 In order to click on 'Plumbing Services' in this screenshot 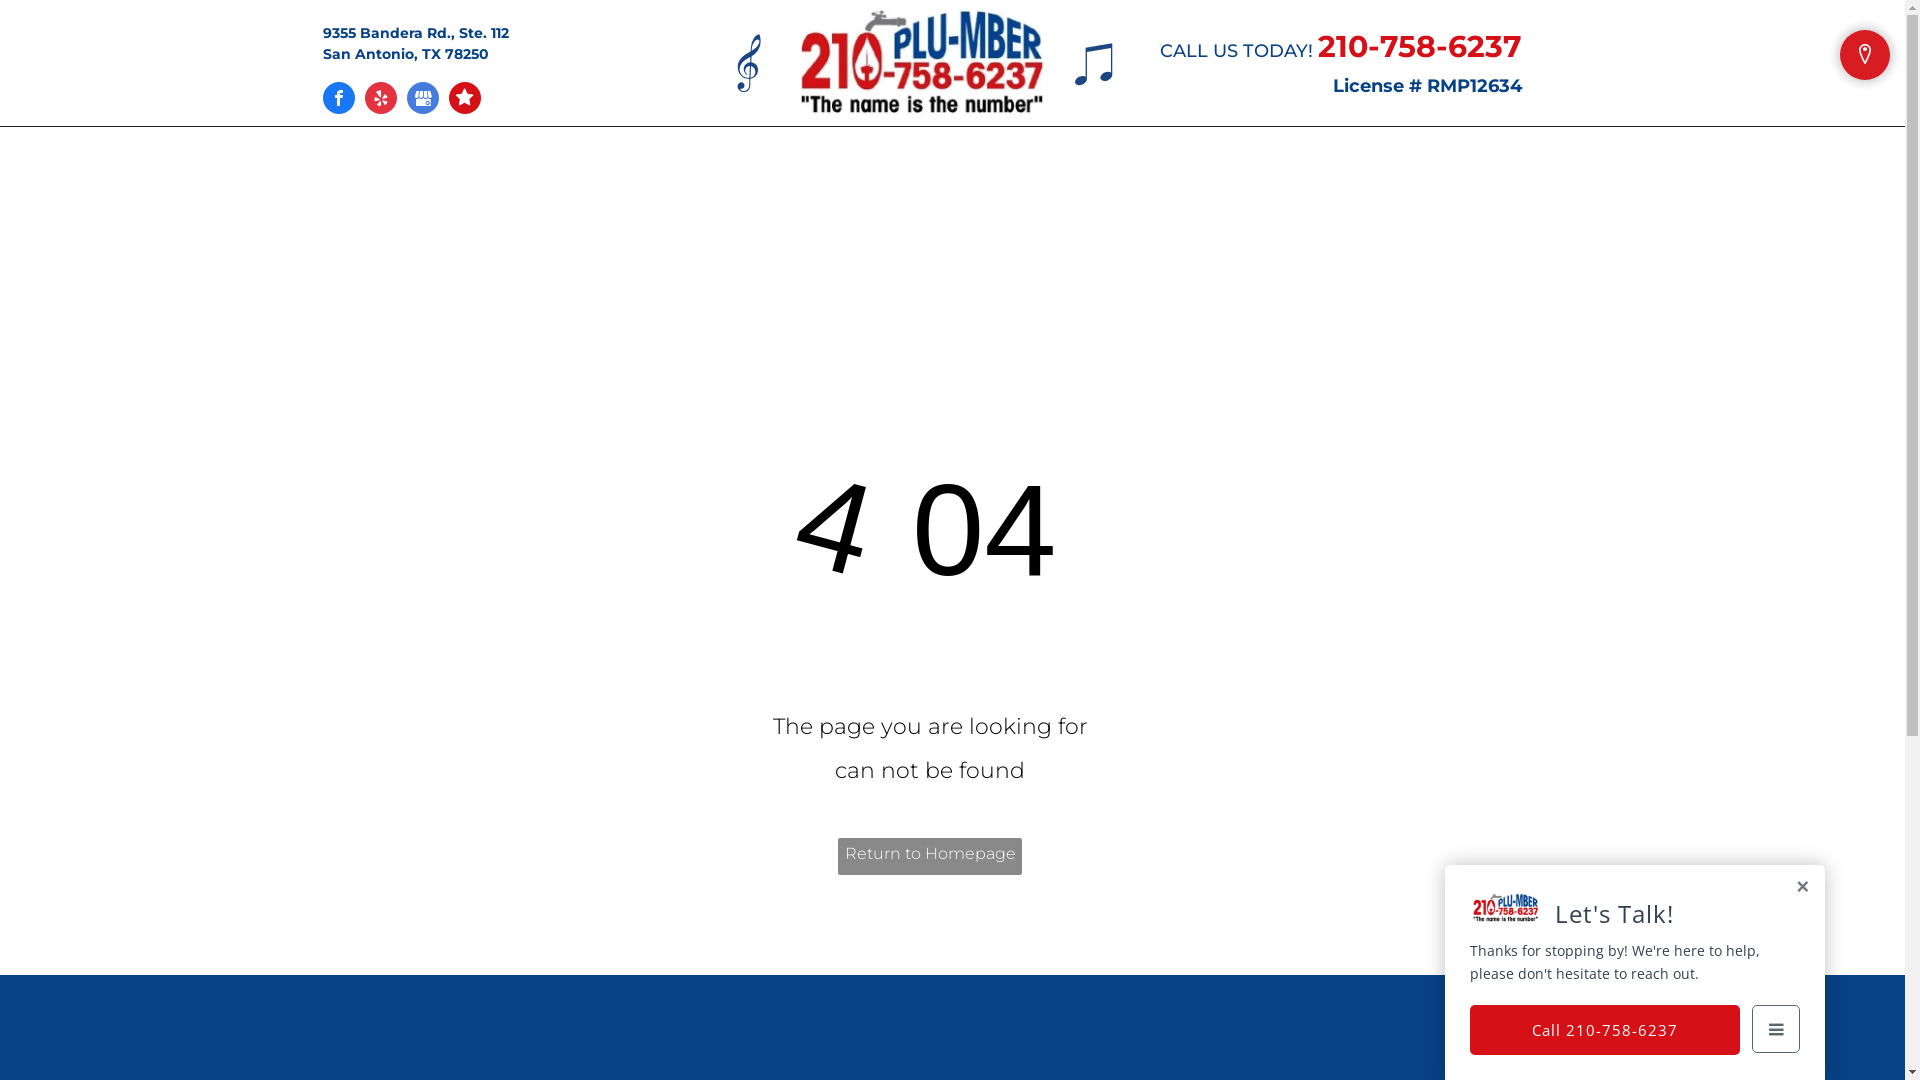, I will do `click(826, 167)`.